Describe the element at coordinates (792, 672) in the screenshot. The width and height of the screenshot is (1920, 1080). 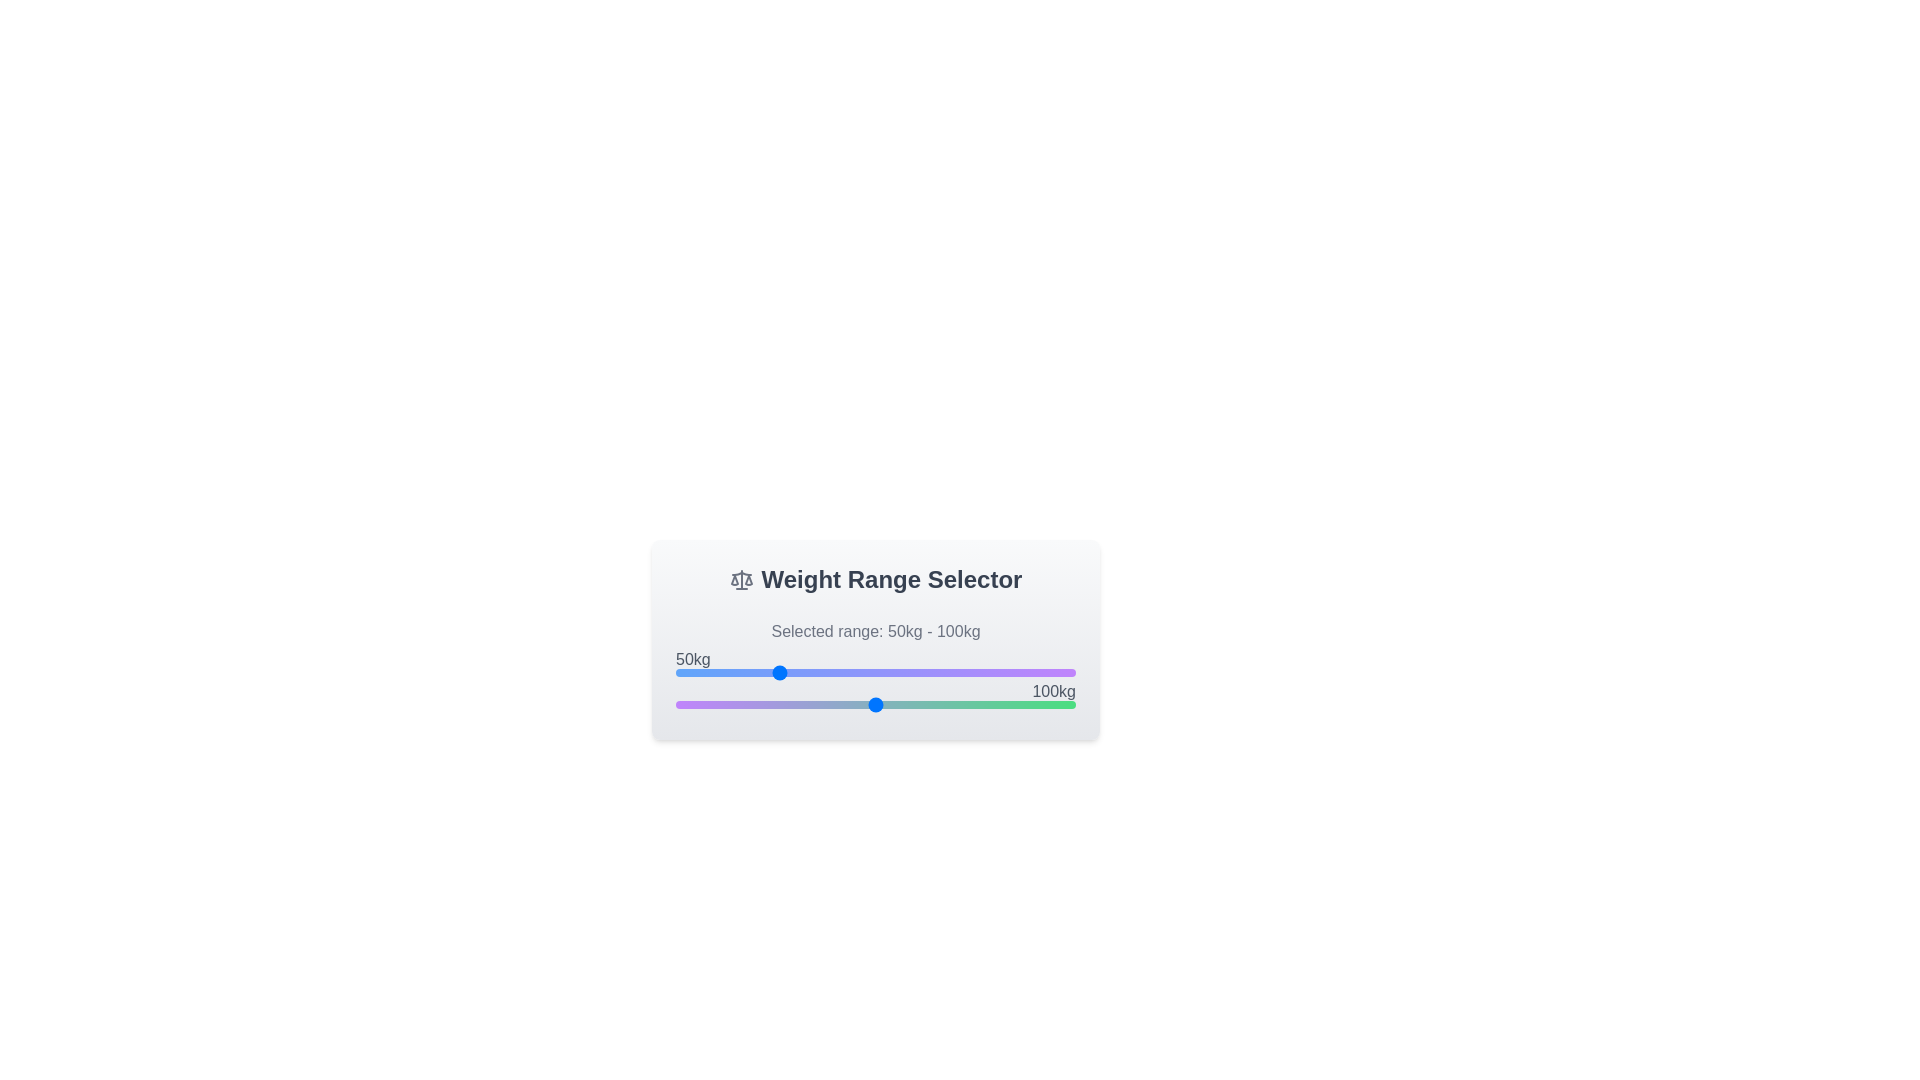
I see `the left slider to set the minimum weight to 59 kg` at that location.